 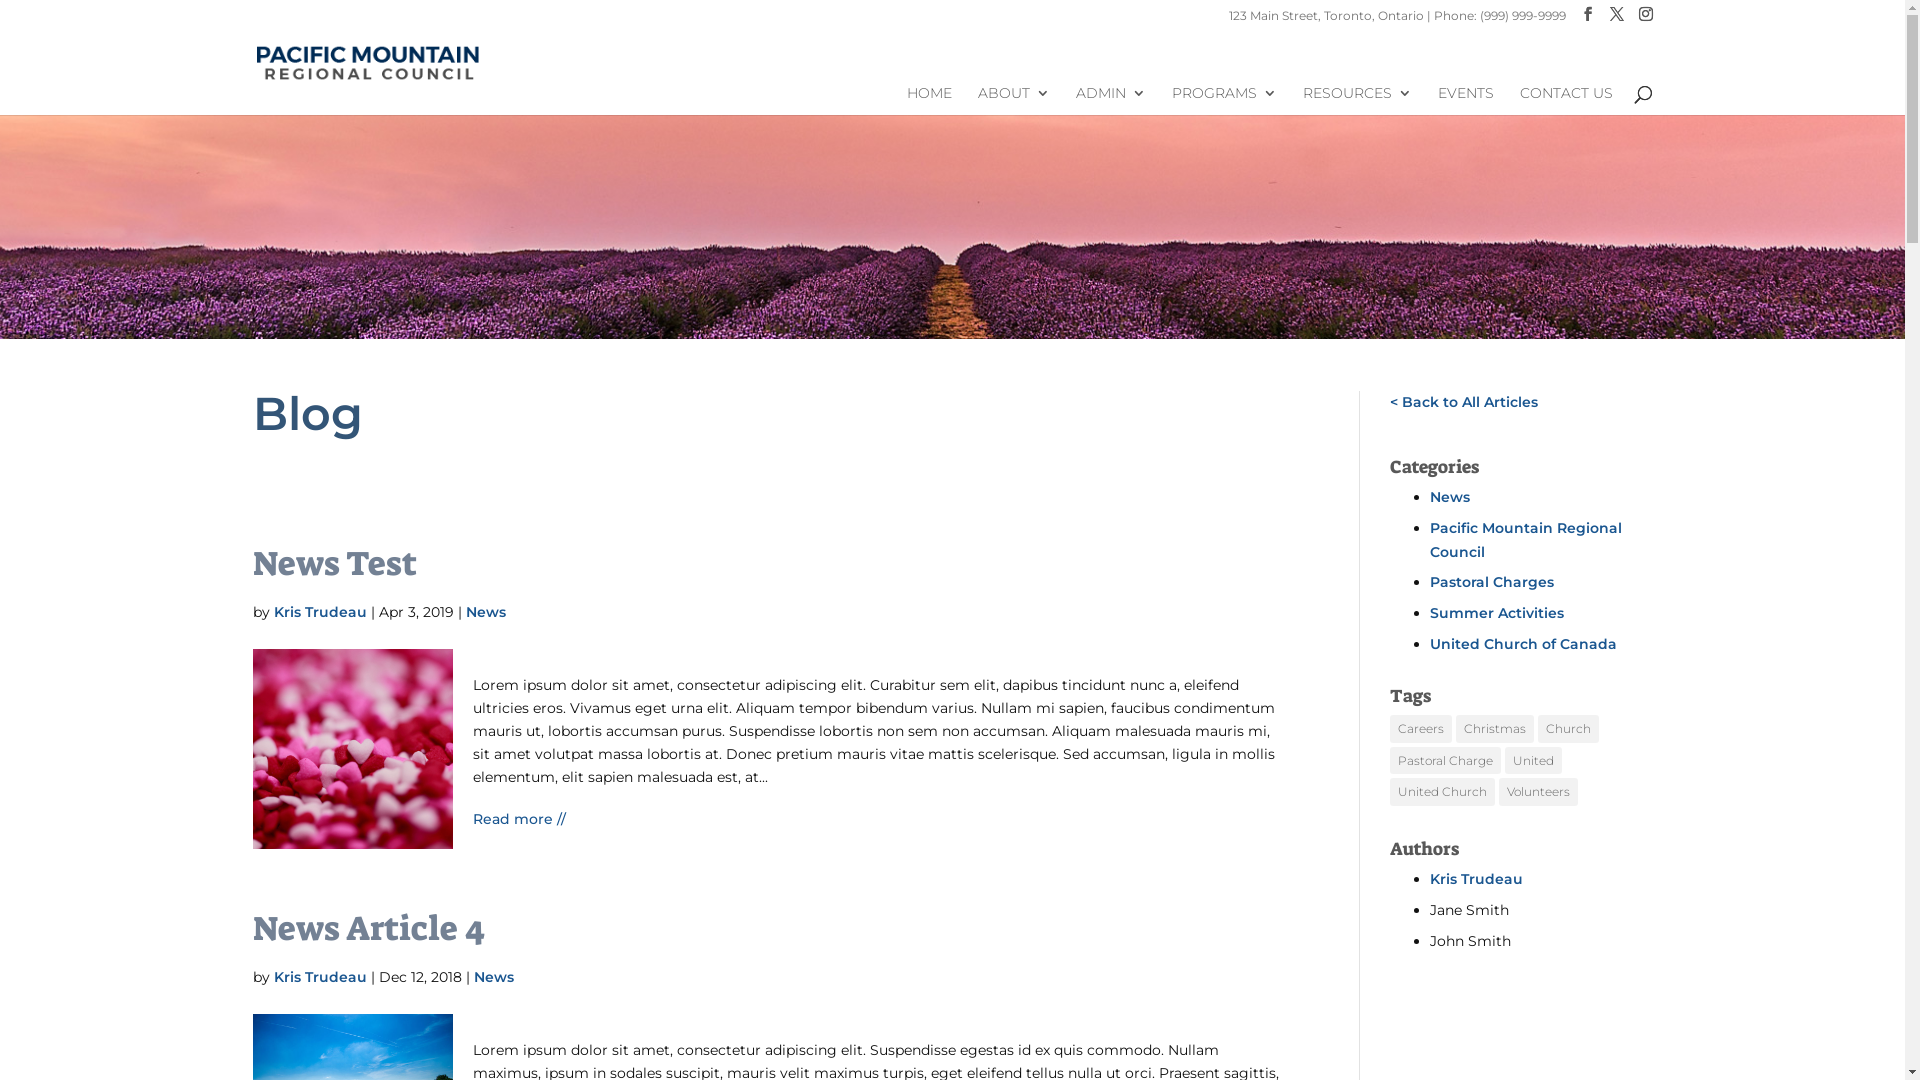 I want to click on 'United Church of Canada', so click(x=1522, y=644).